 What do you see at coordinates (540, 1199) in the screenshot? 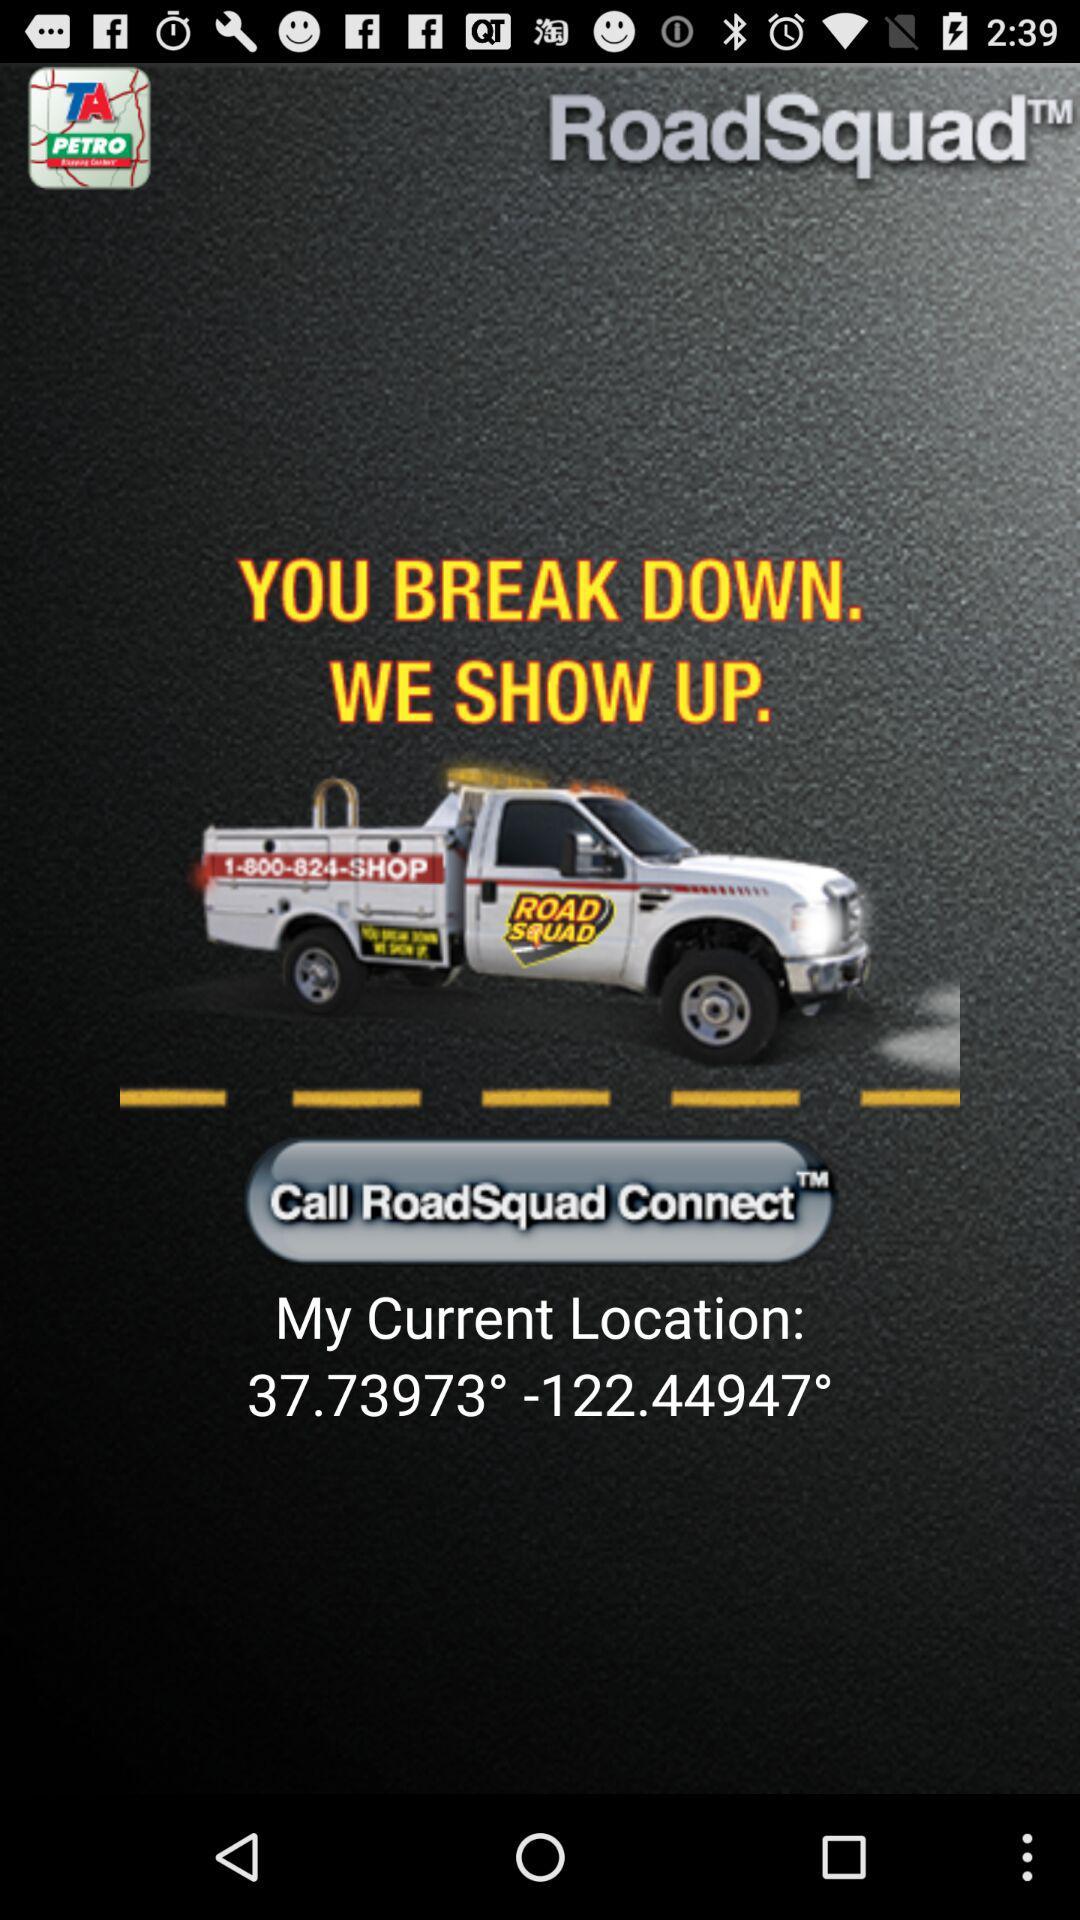
I see `open the phone app and calls the roadsquad connect service` at bounding box center [540, 1199].